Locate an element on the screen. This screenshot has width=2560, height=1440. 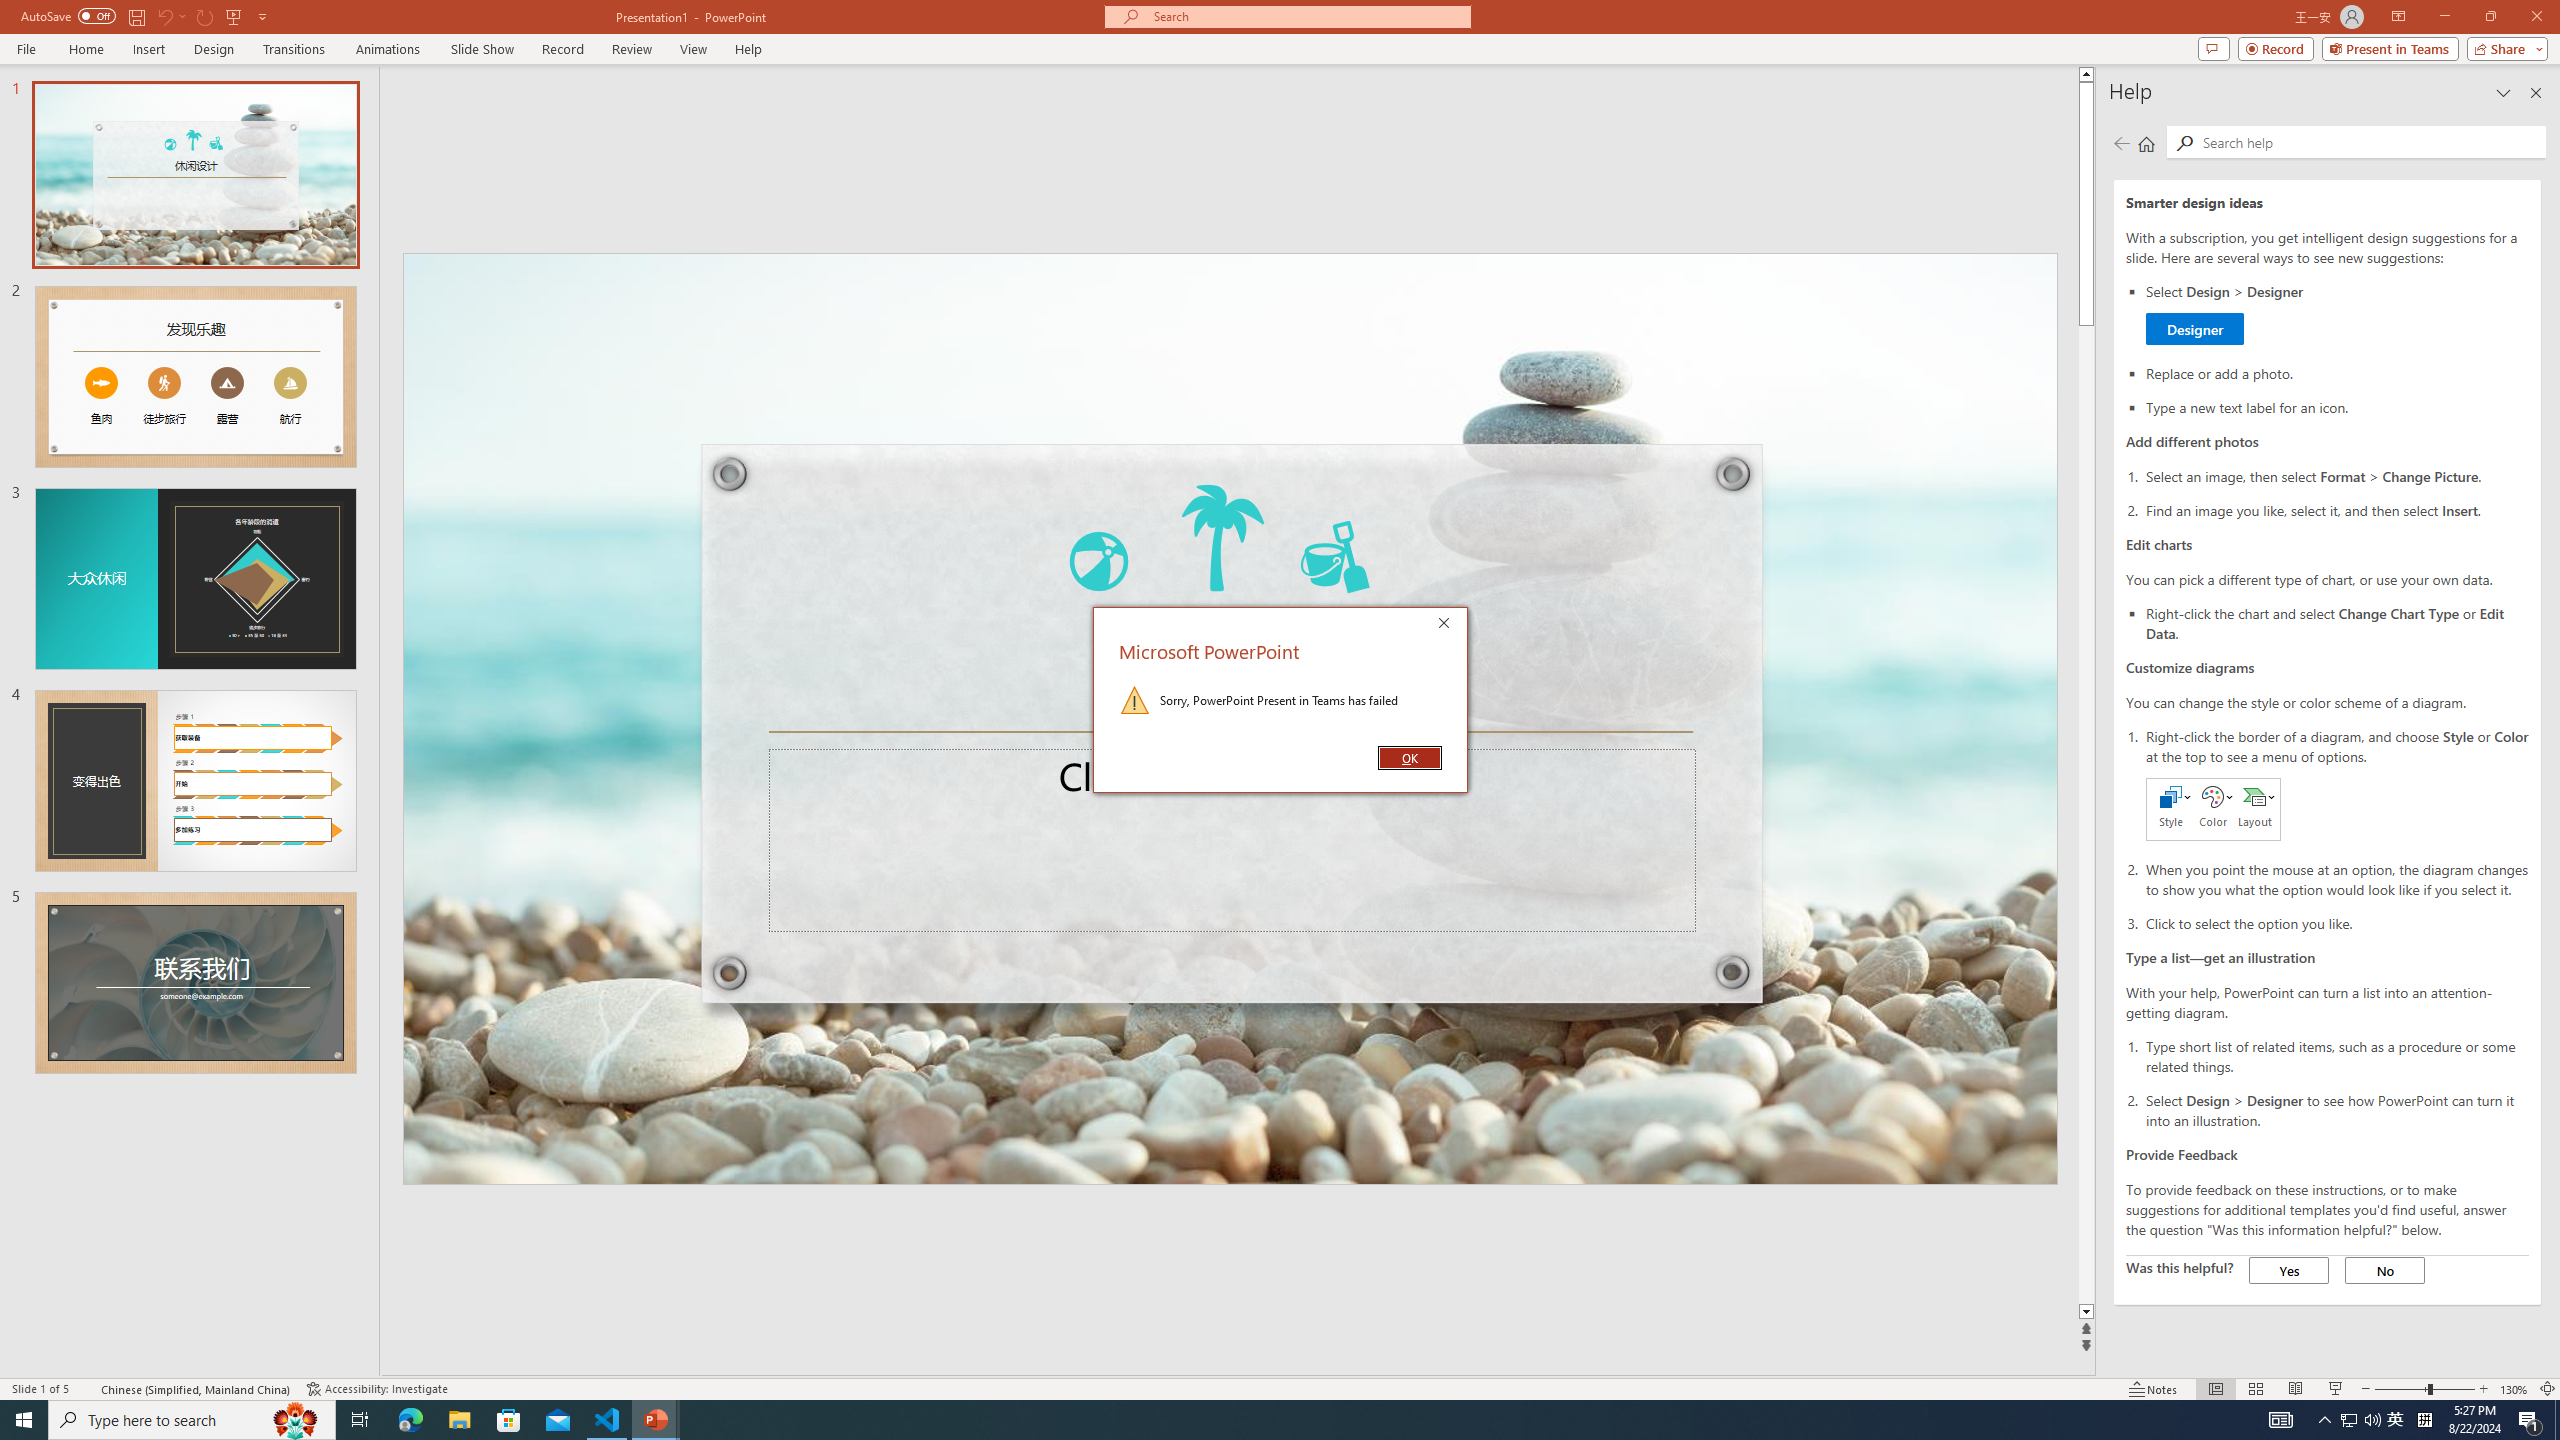
'Select an image, then select Format > Change Picture.' is located at coordinates (2336, 475).